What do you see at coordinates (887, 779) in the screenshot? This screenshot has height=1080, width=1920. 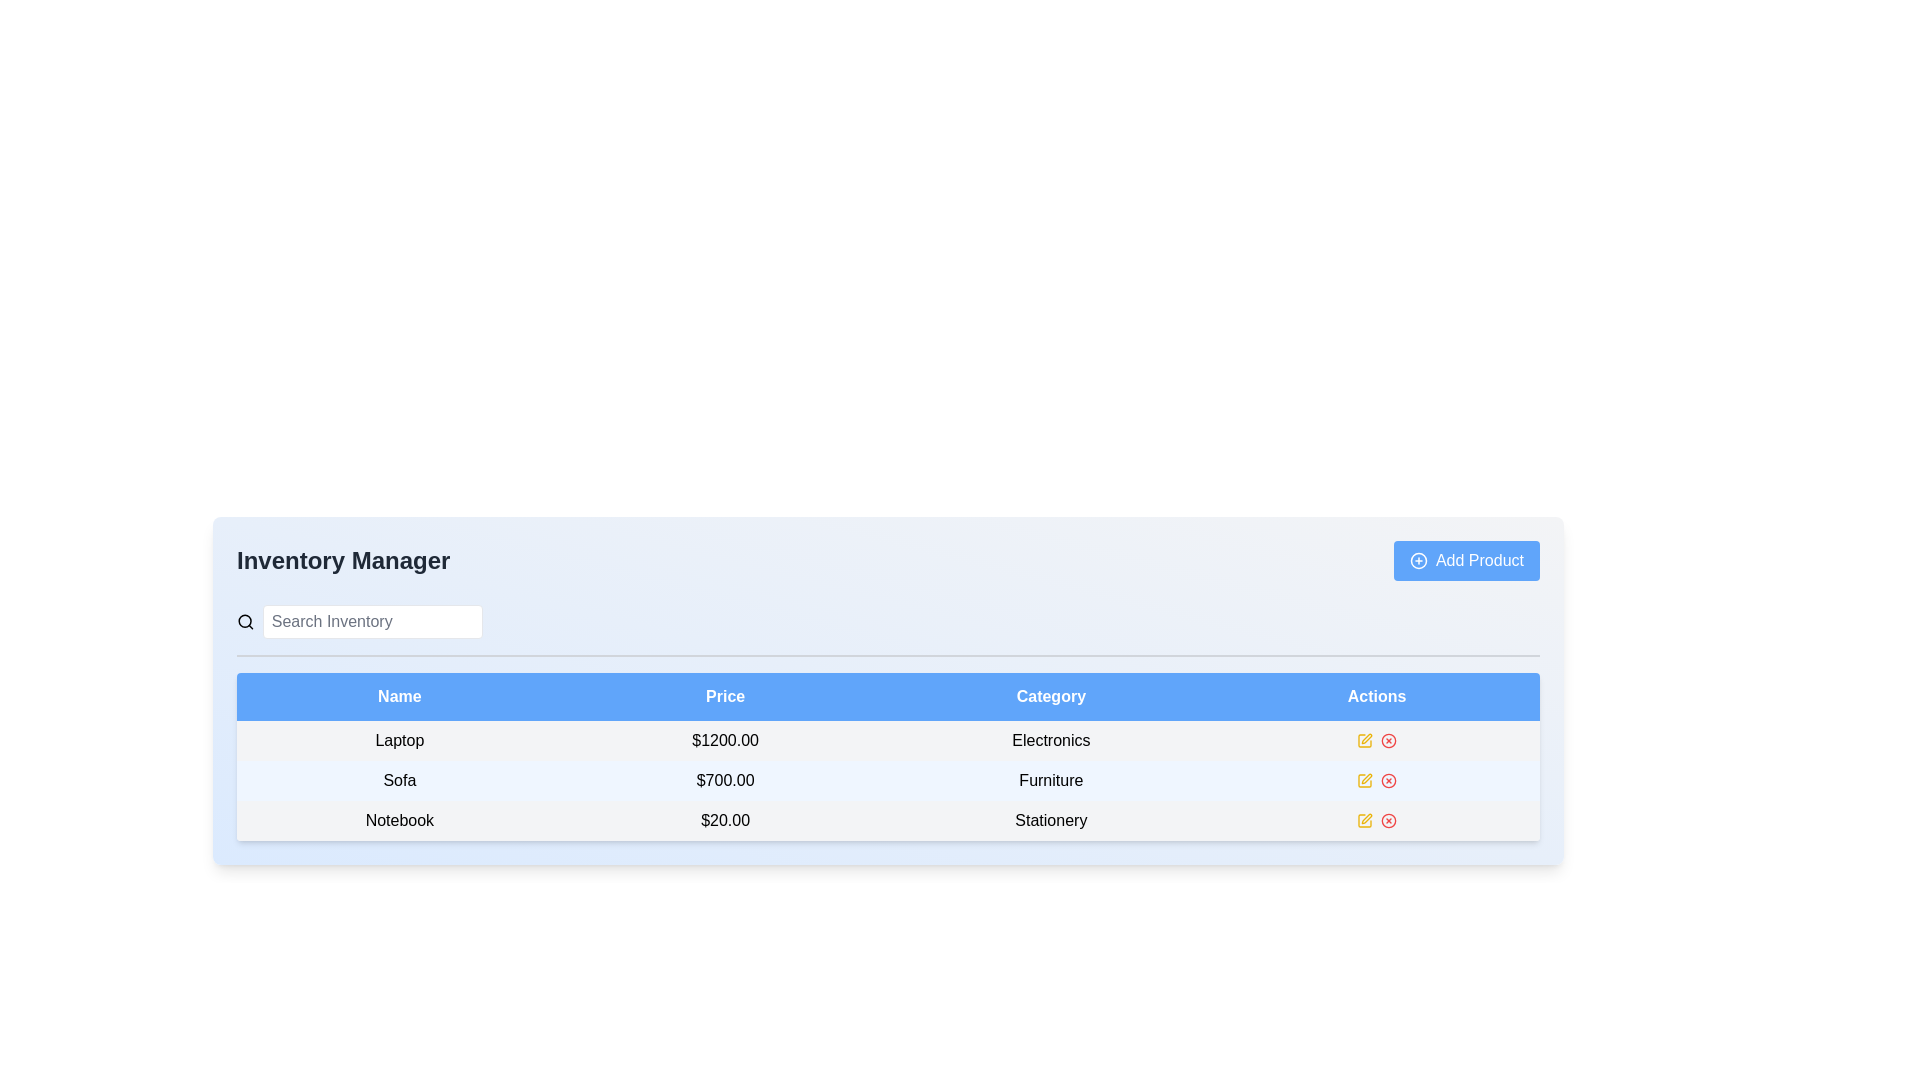 I see `the second row in the inventory table representing the item 'Sofa'` at bounding box center [887, 779].